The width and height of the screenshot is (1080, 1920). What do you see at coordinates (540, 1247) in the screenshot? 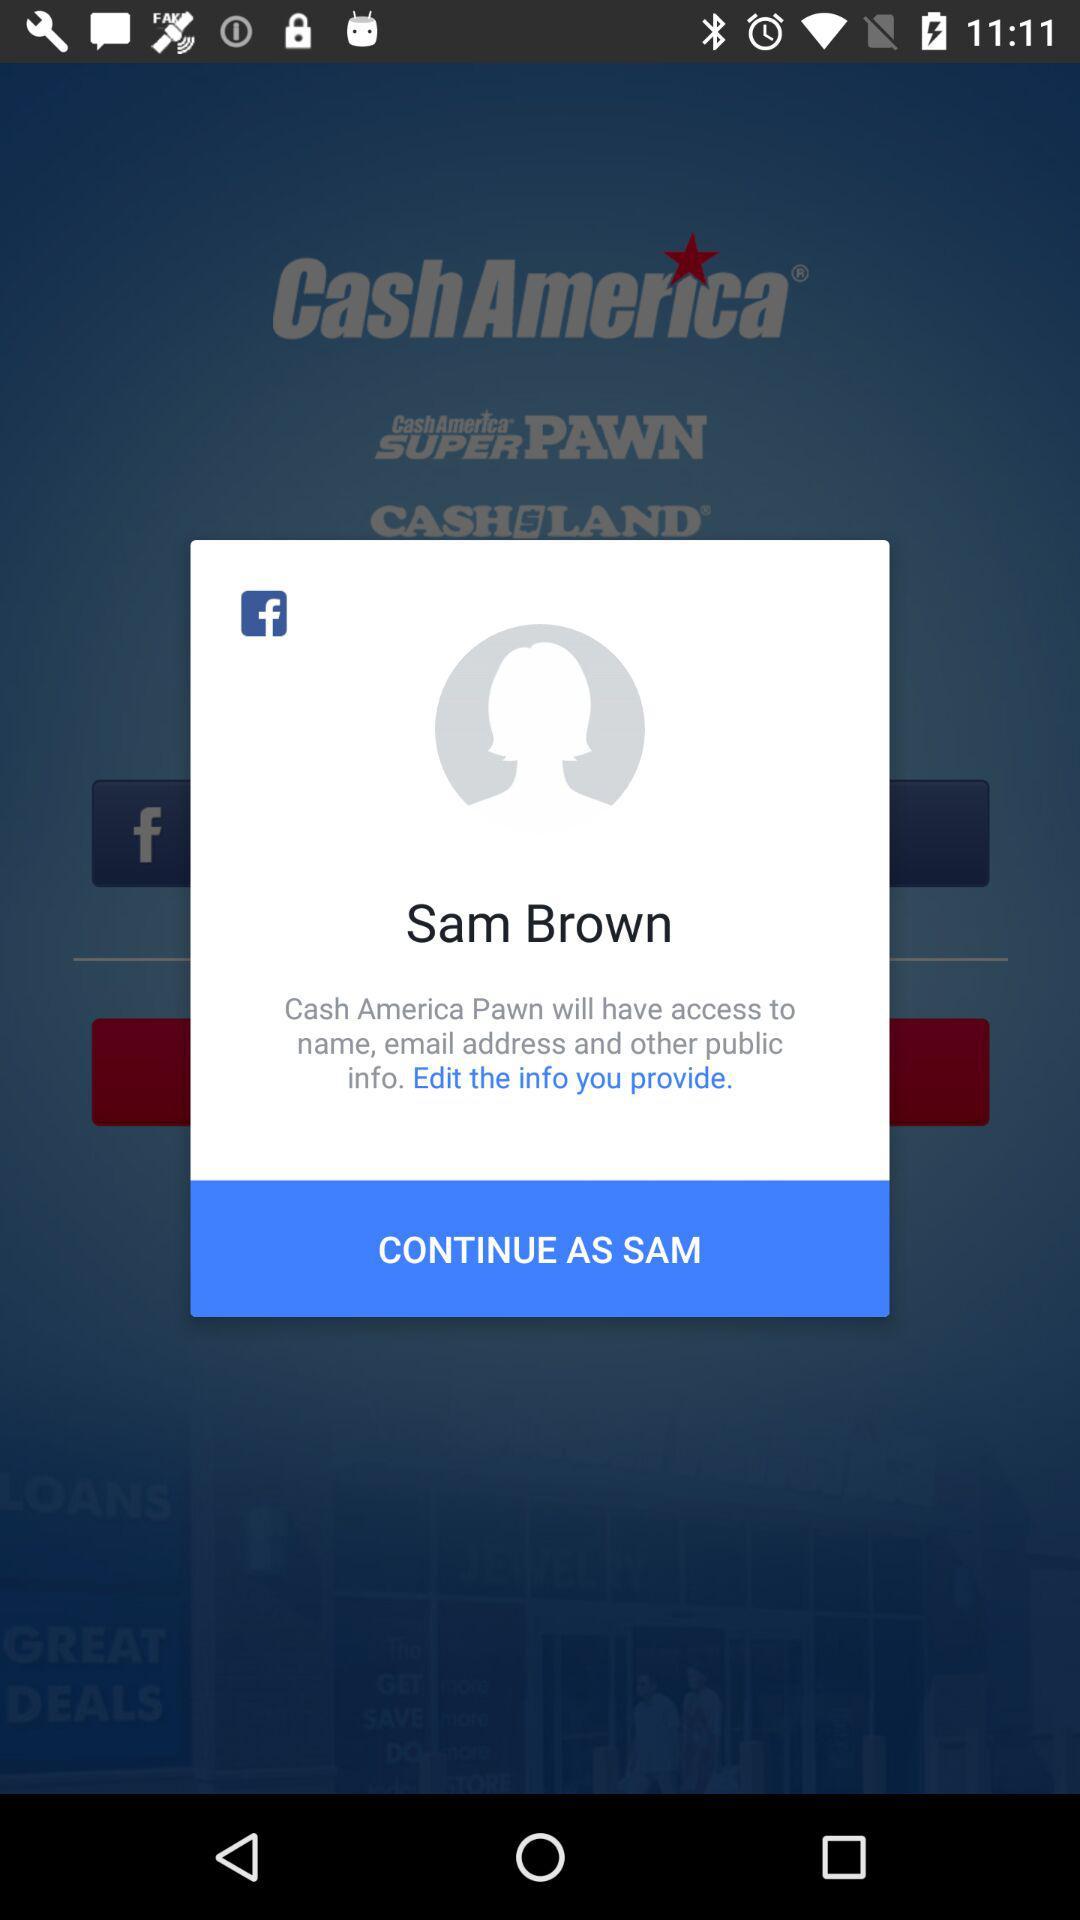
I see `the icon below cash america pawn item` at bounding box center [540, 1247].